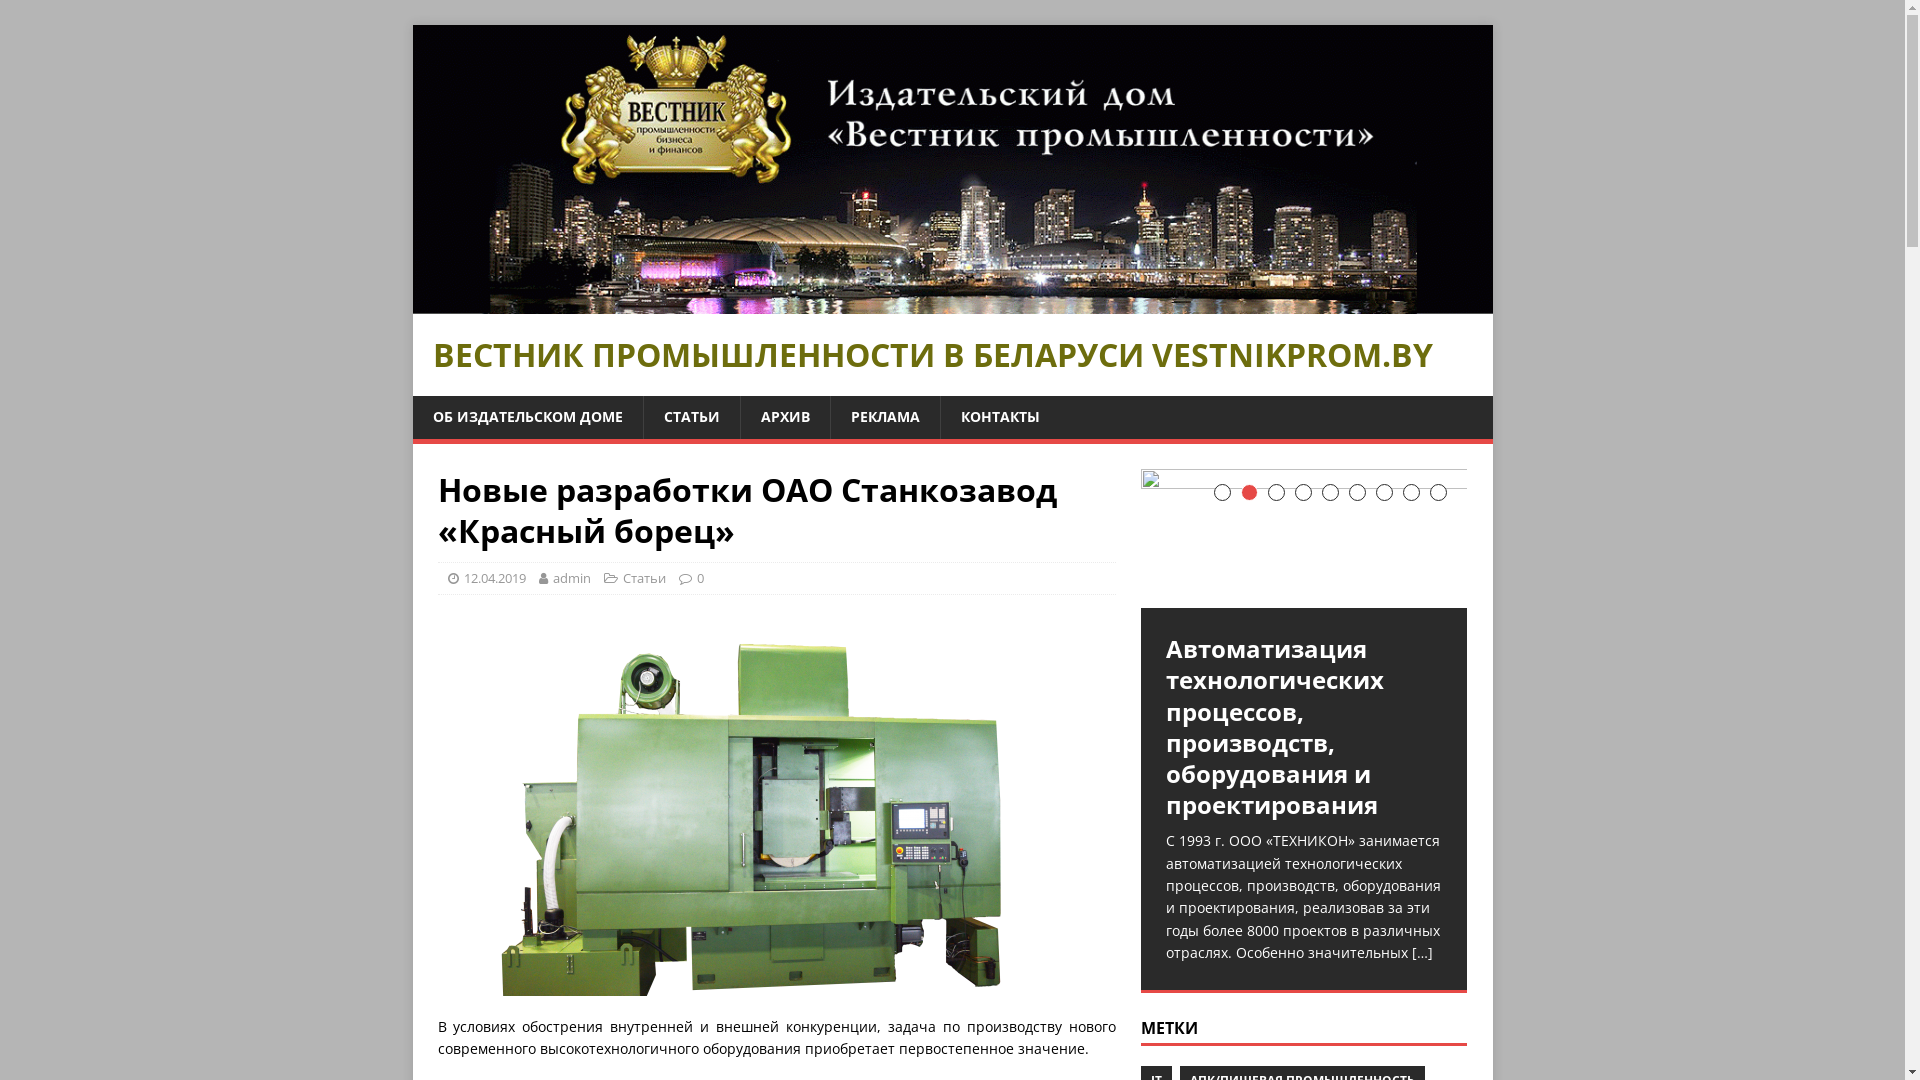 The width and height of the screenshot is (1920, 1080). What do you see at coordinates (1248, 492) in the screenshot?
I see `'2'` at bounding box center [1248, 492].